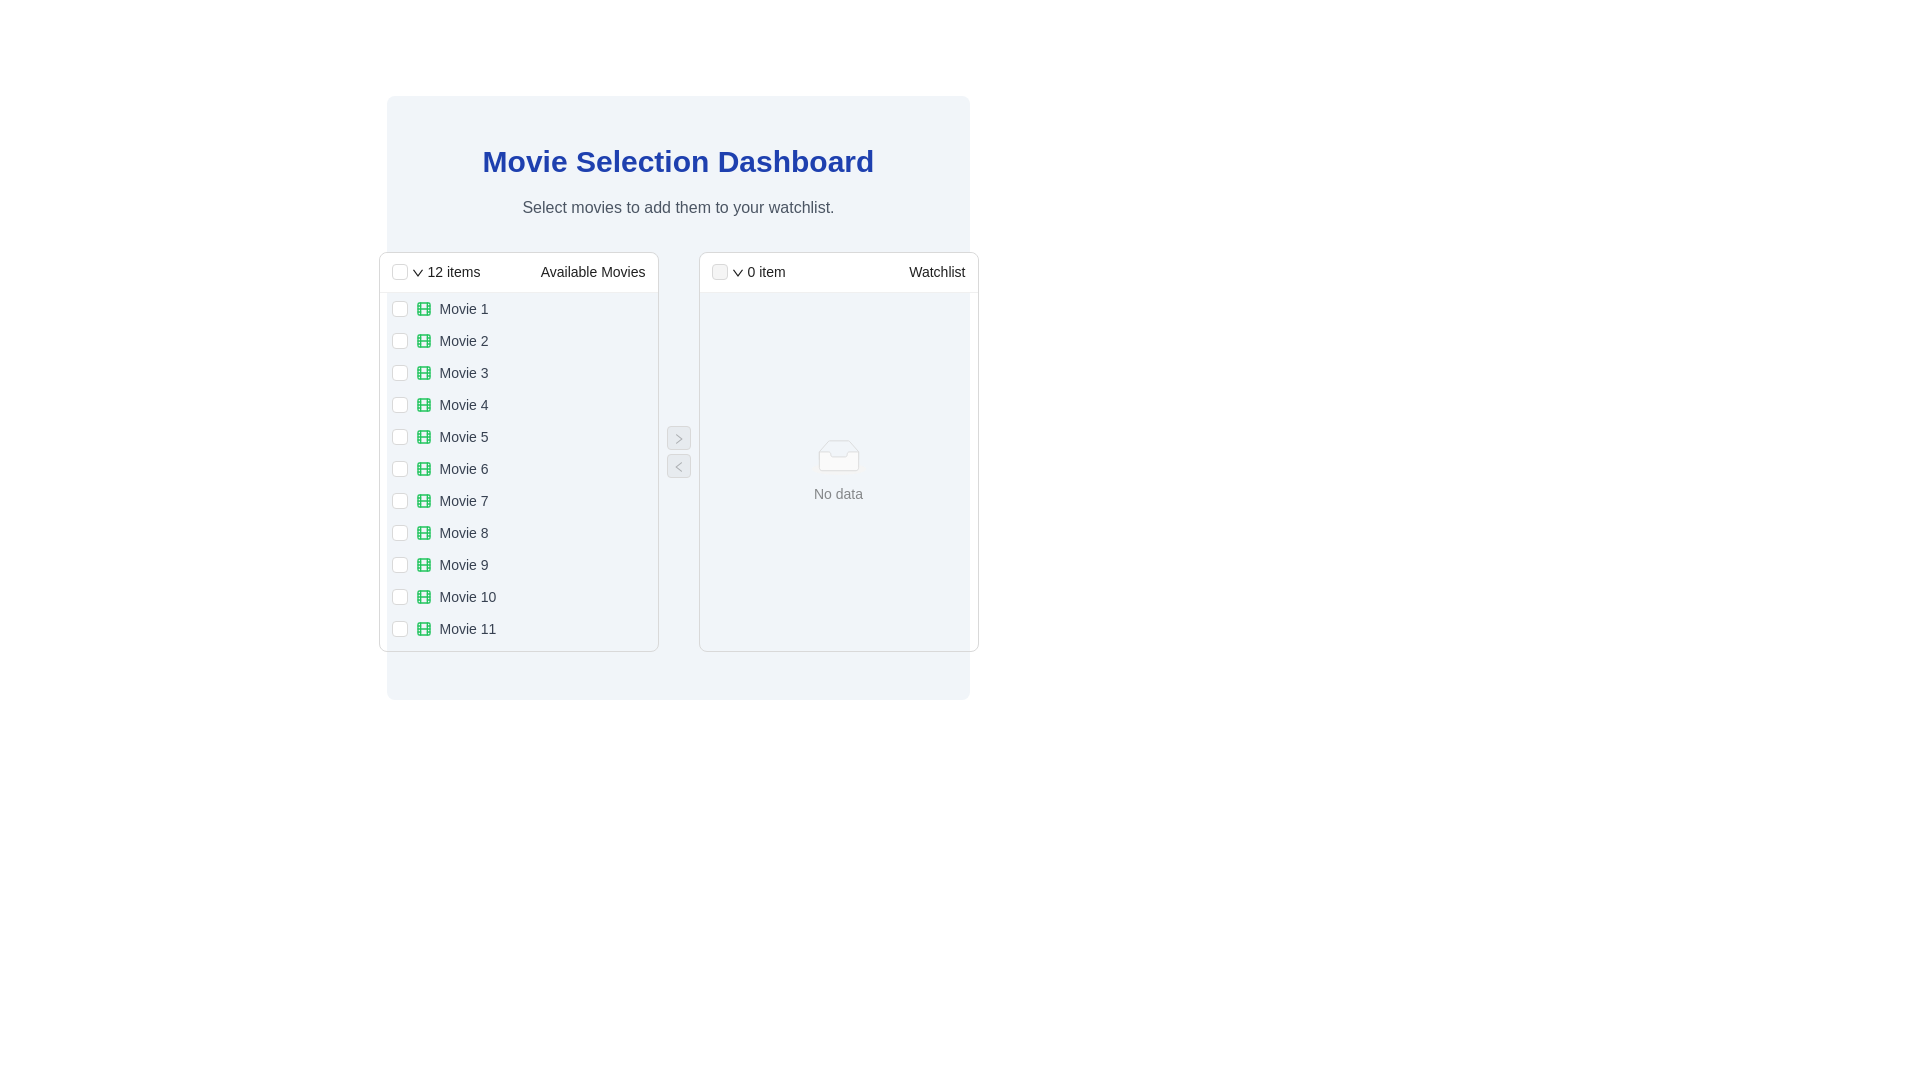 The image size is (1920, 1080). I want to click on the heading 'Movie Selection Dashboard', which is a large, bold, blue text prominently displayed at the top center of the interface, above the subtitle, so click(678, 161).